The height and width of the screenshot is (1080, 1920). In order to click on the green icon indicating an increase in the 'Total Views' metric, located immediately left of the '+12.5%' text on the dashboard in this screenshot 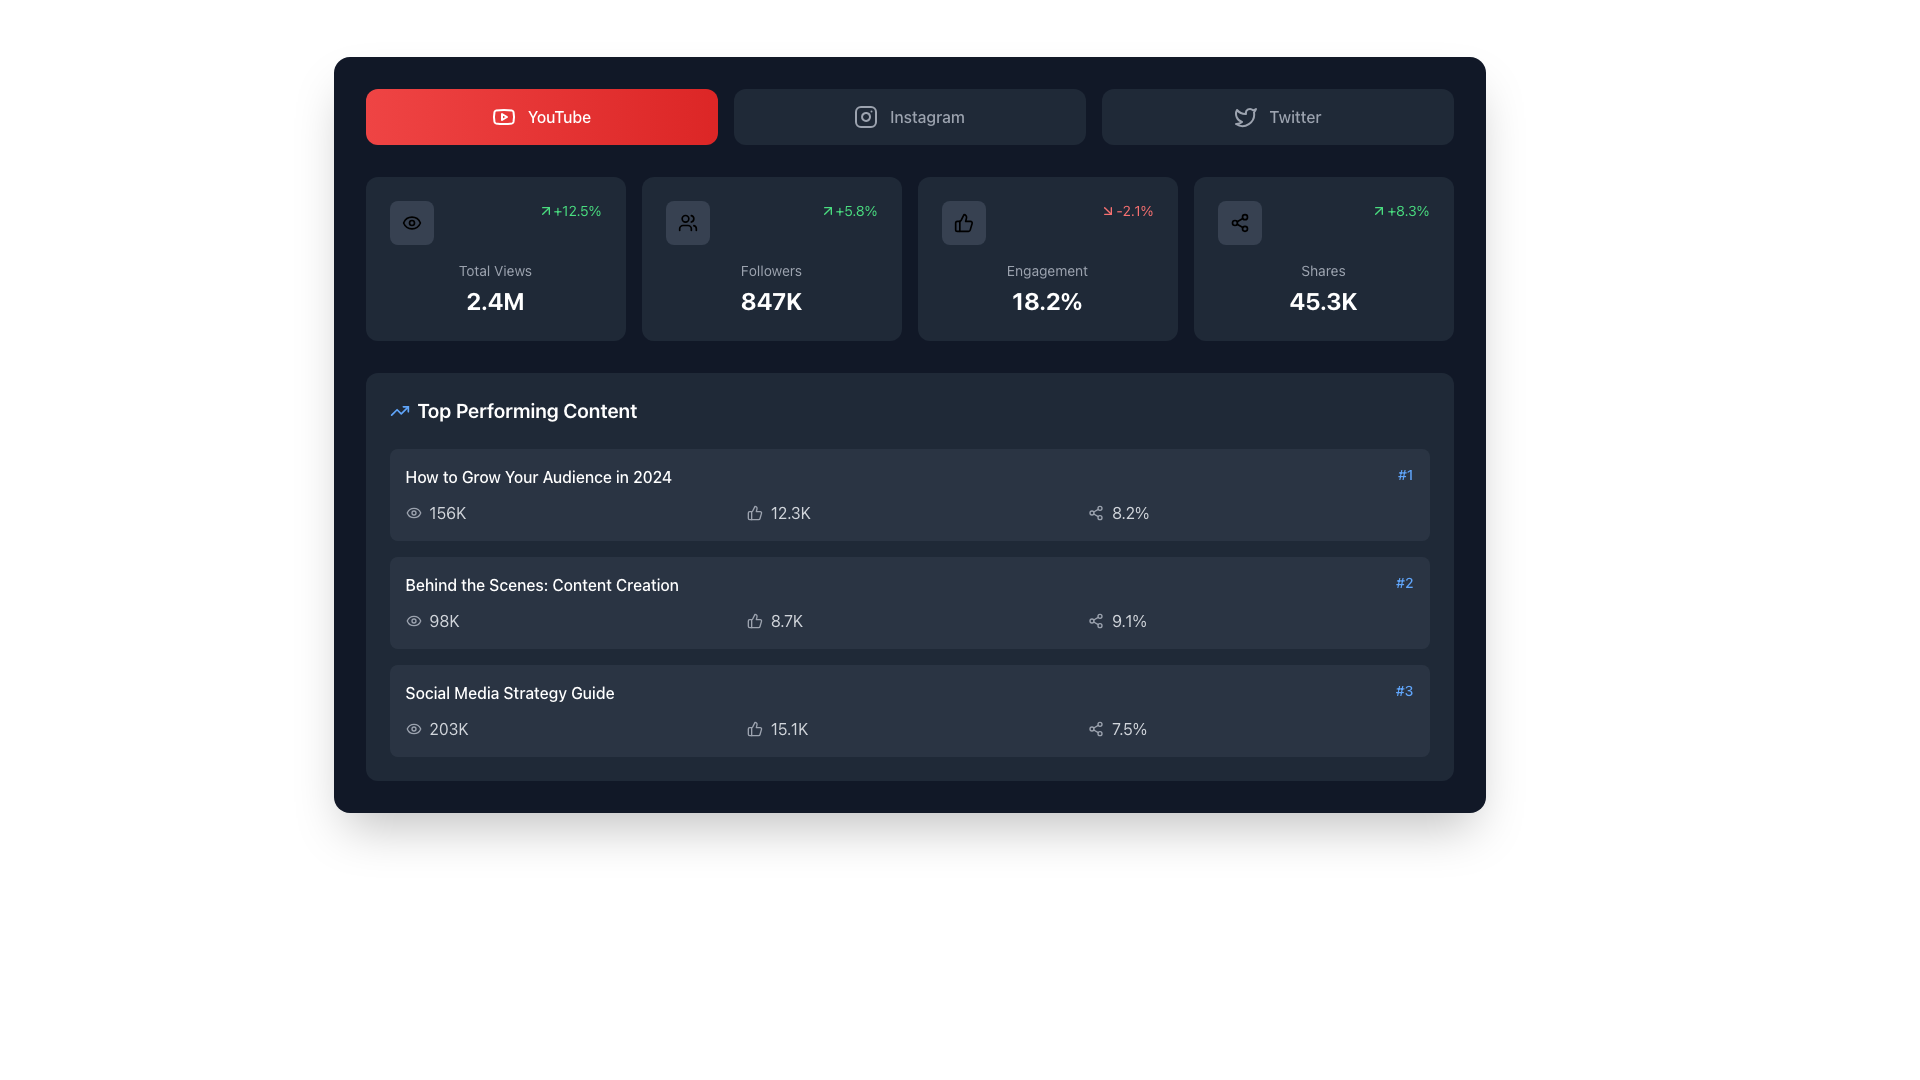, I will do `click(545, 211)`.